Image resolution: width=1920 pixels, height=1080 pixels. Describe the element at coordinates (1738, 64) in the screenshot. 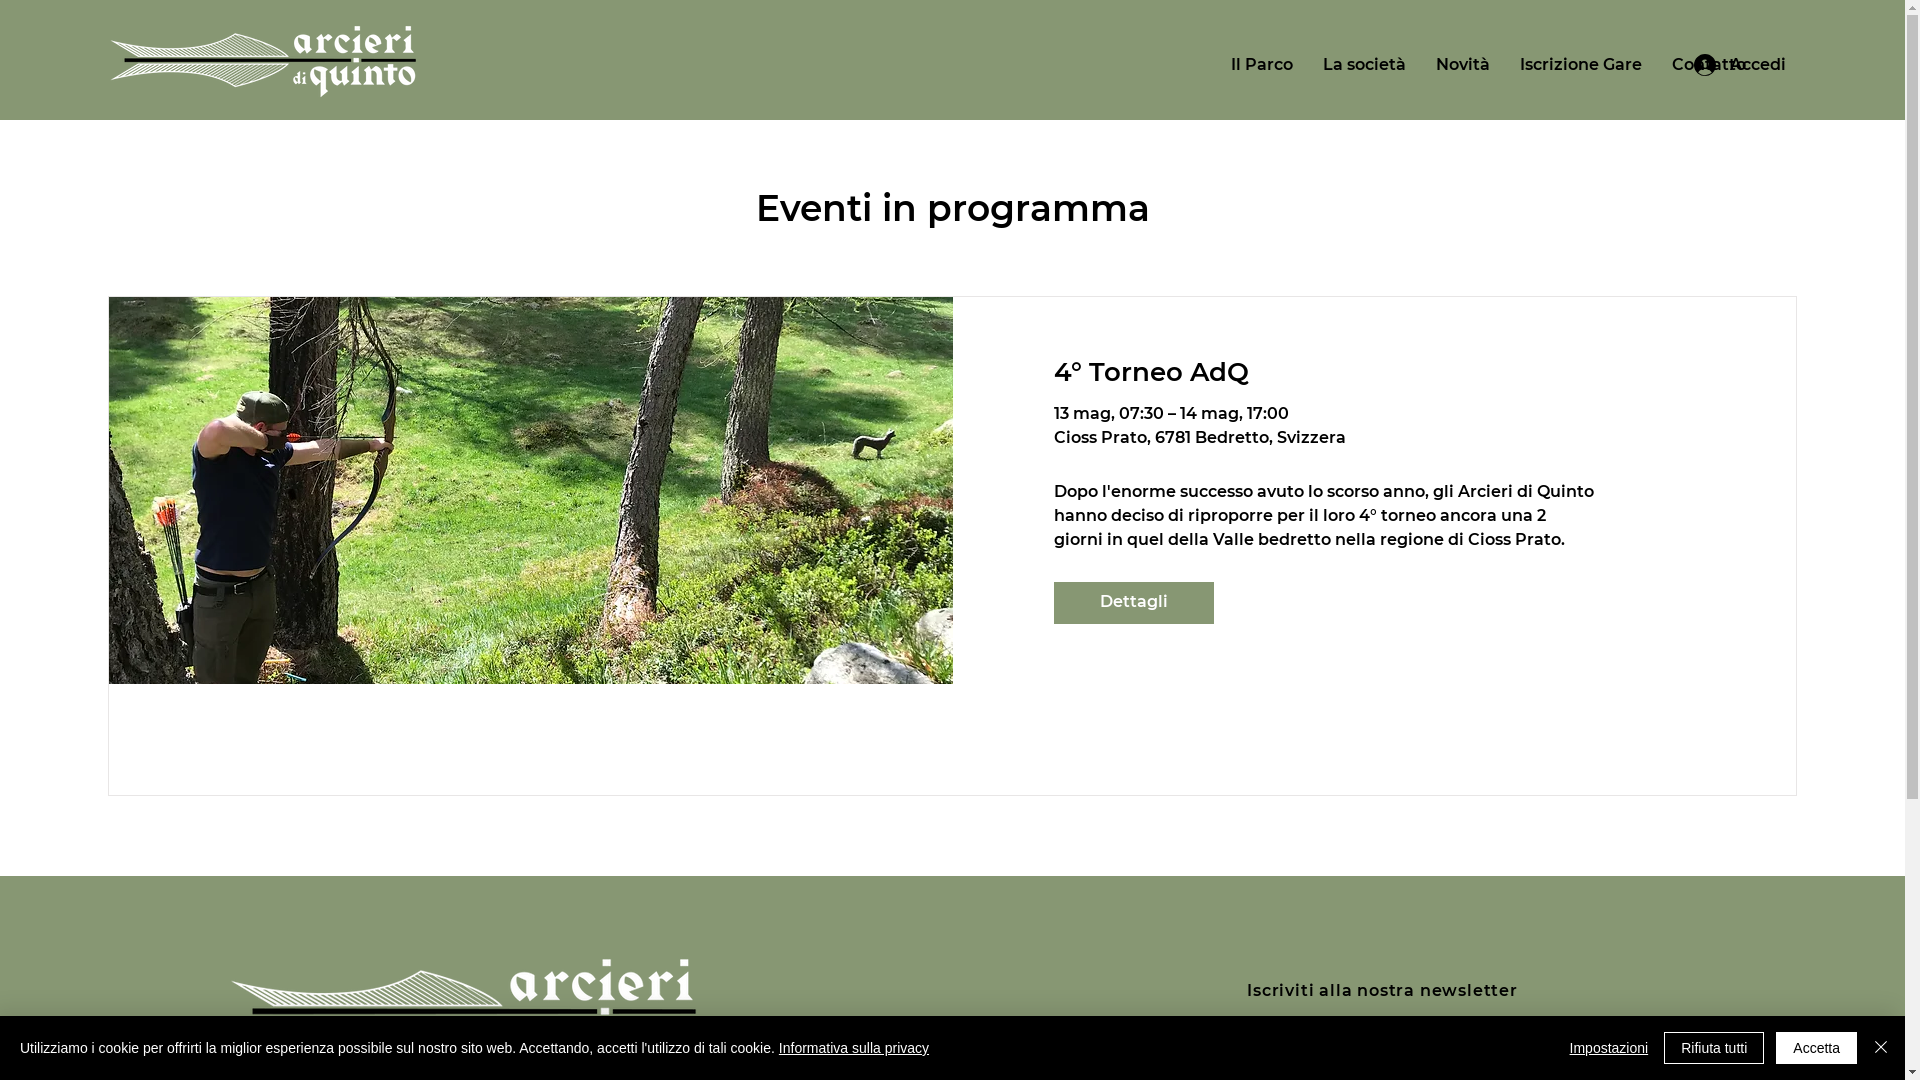

I see `'Accedi'` at that location.